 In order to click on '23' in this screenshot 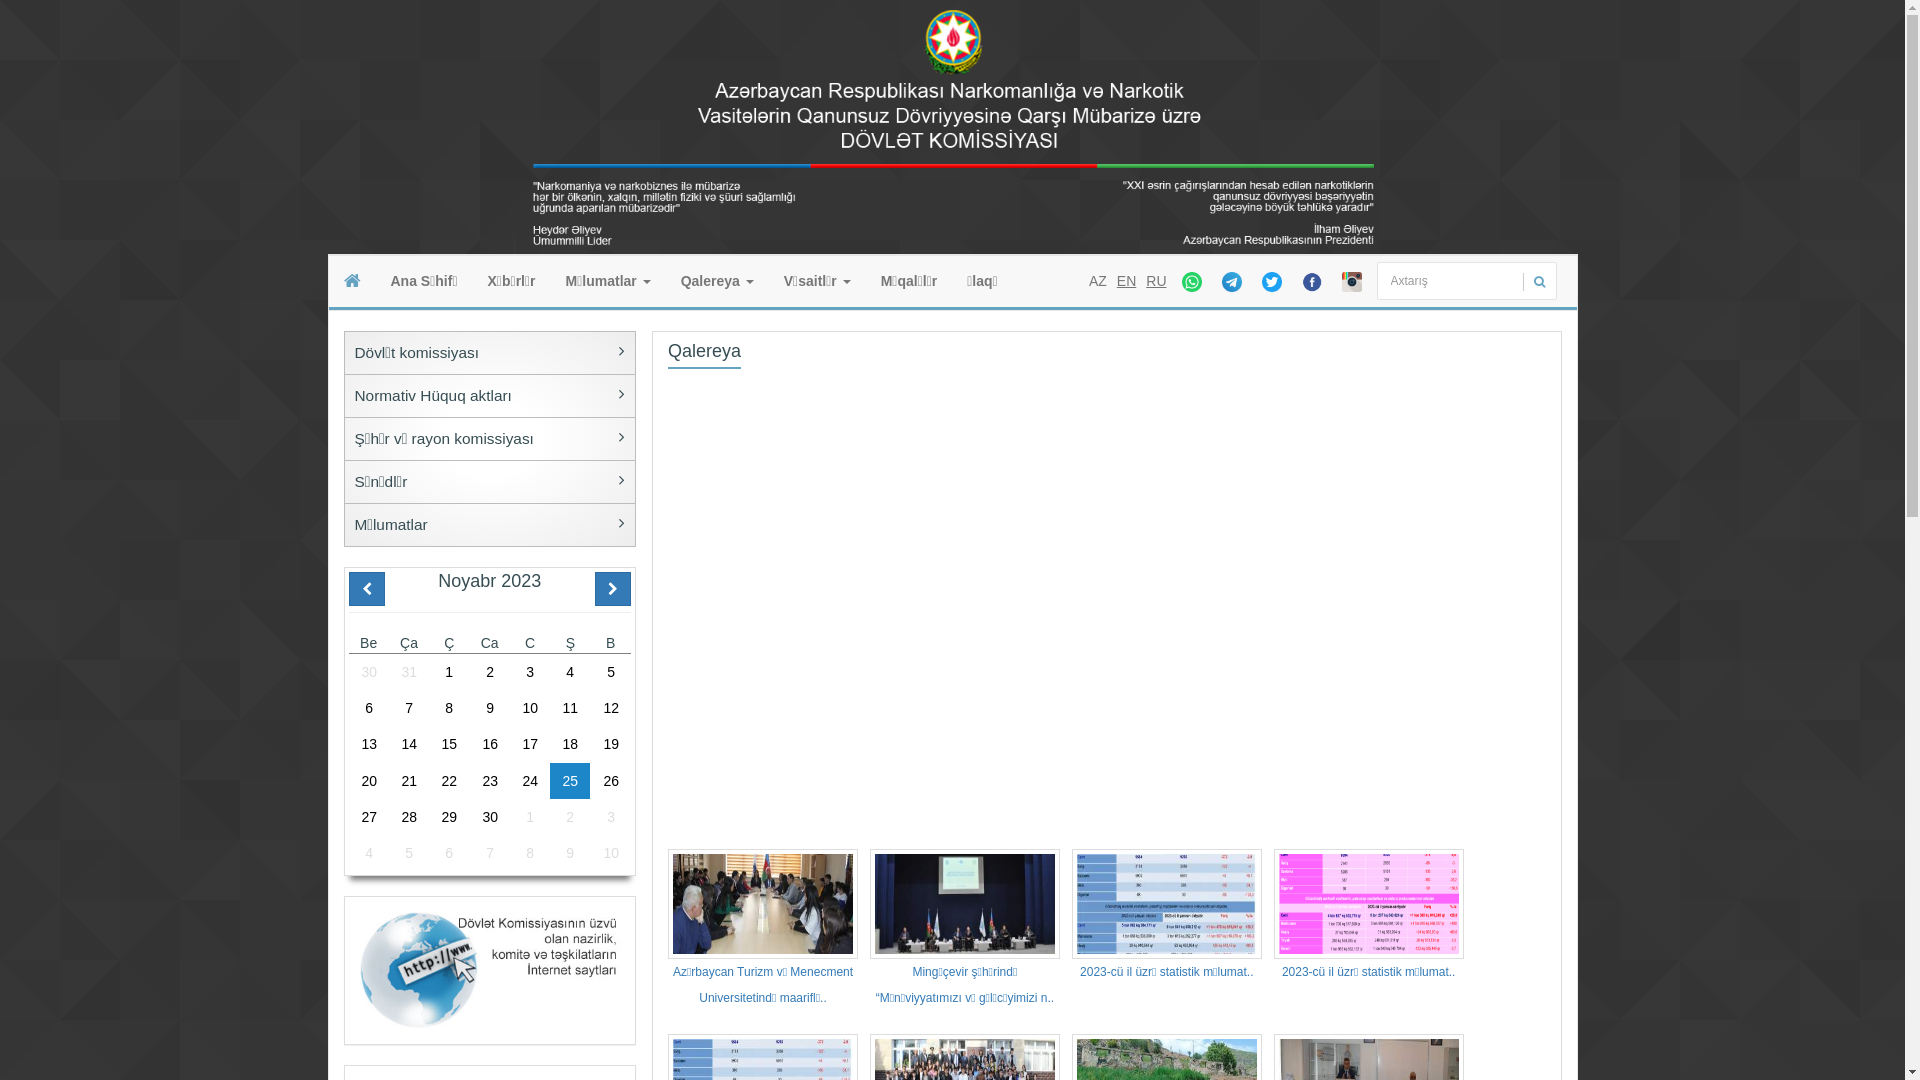, I will do `click(489, 779)`.